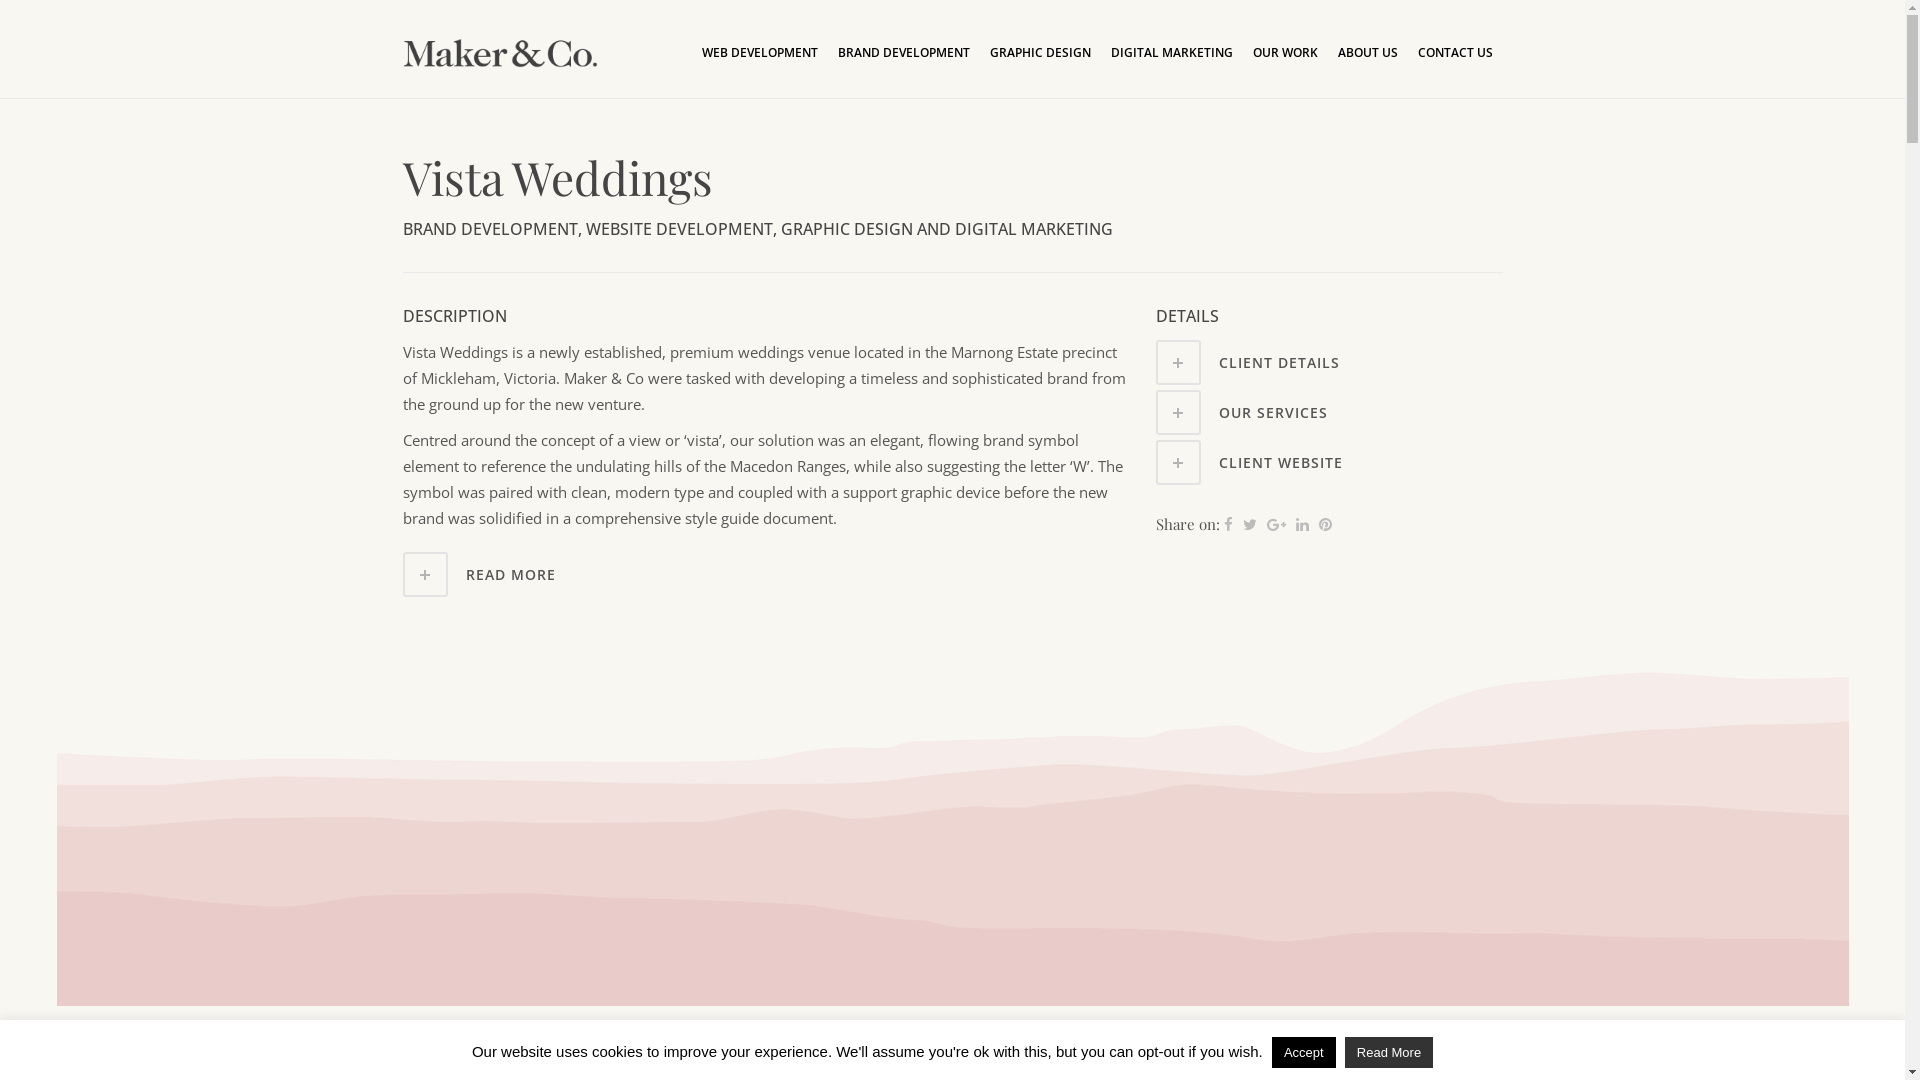  Describe the element at coordinates (1171, 52) in the screenshot. I see `'DIGITAL MARKETING'` at that location.